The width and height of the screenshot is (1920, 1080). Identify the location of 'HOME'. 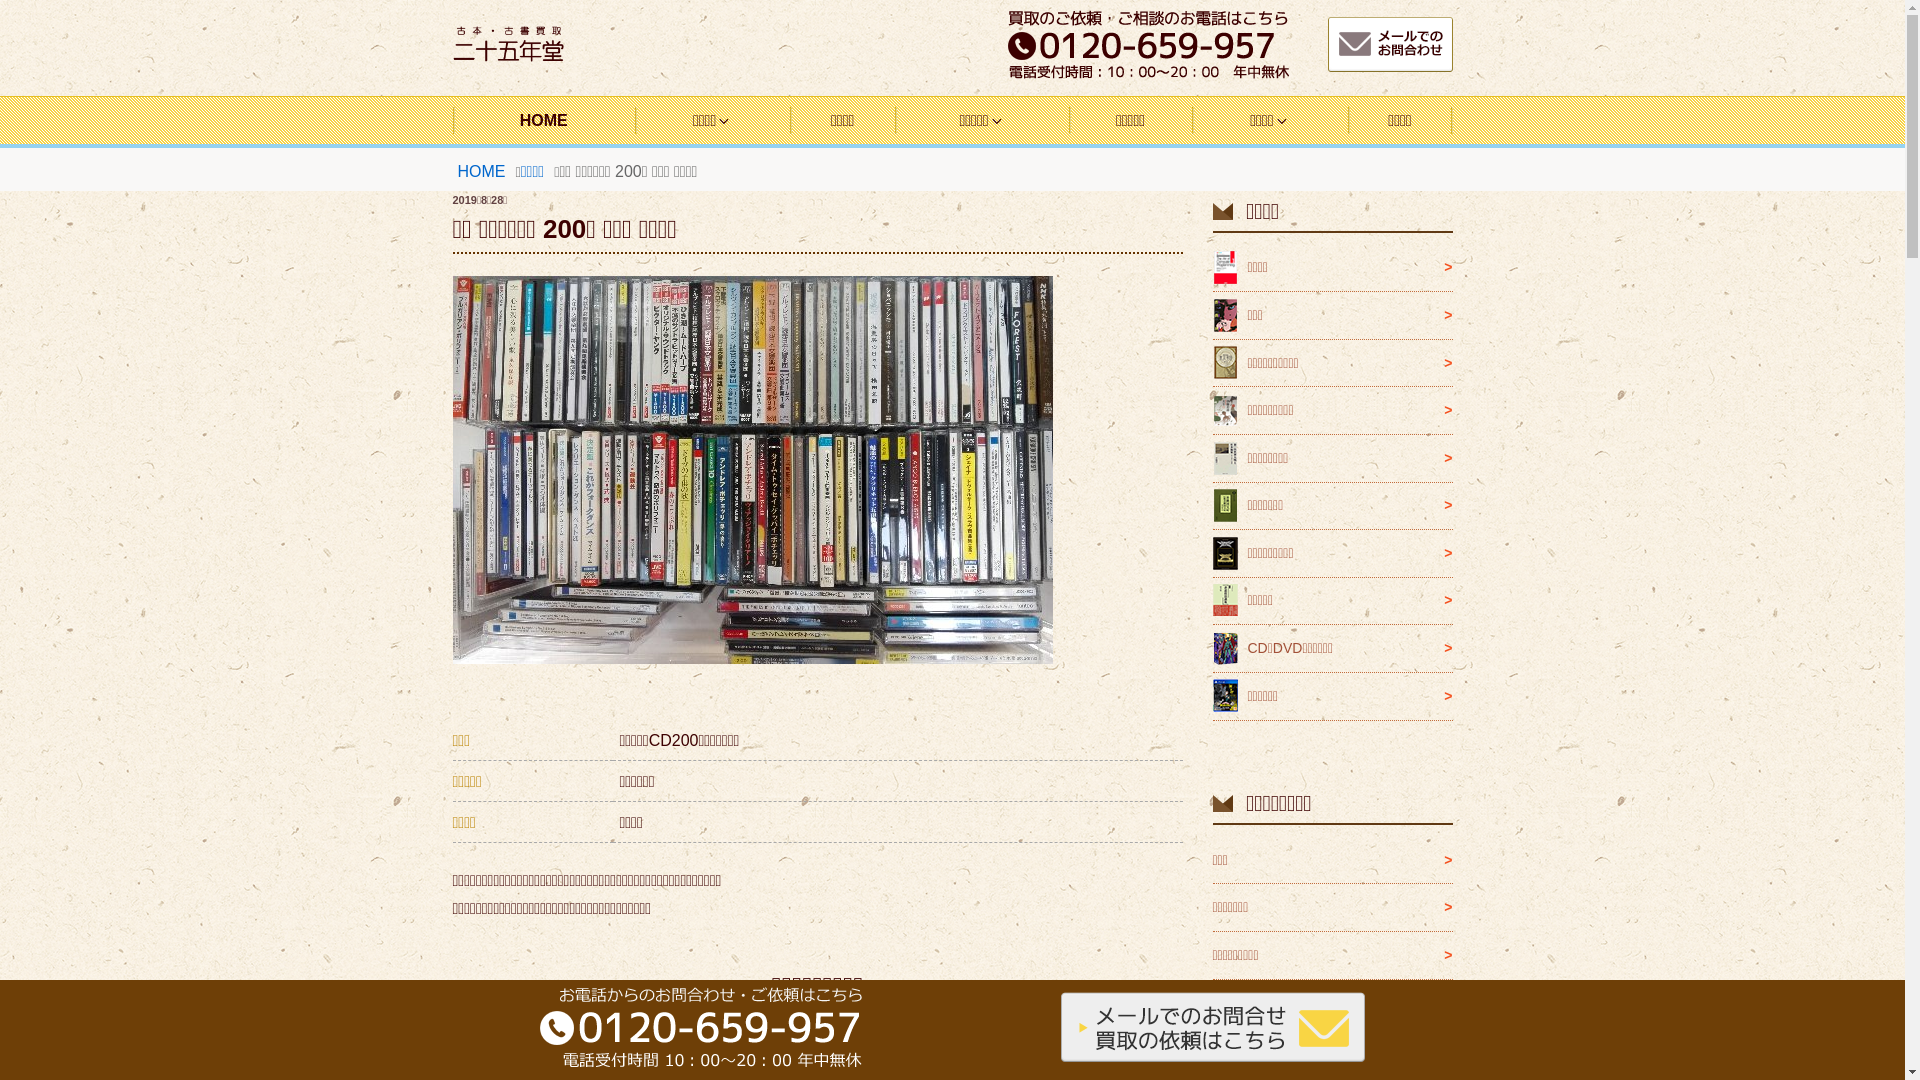
(450, 120).